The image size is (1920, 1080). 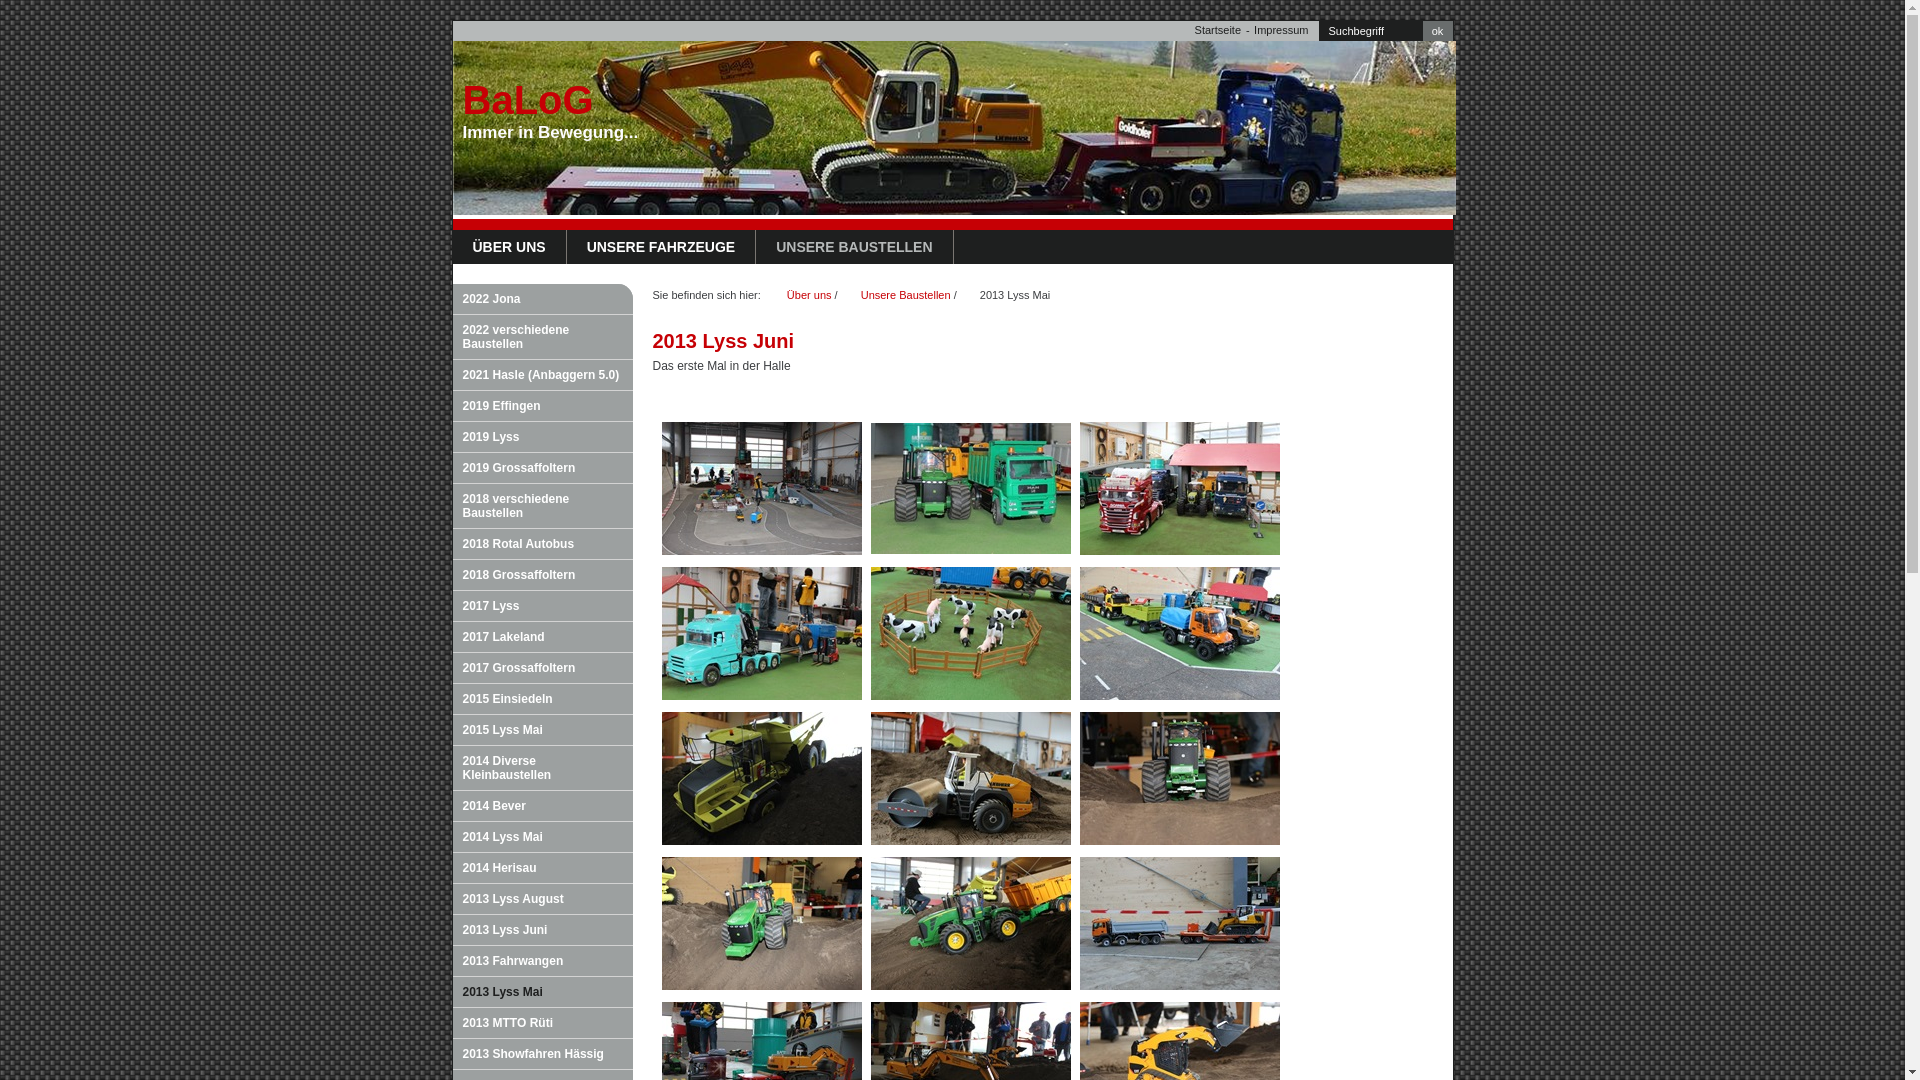 What do you see at coordinates (662, 245) in the screenshot?
I see `'UNSERE FAHRZEUGE'` at bounding box center [662, 245].